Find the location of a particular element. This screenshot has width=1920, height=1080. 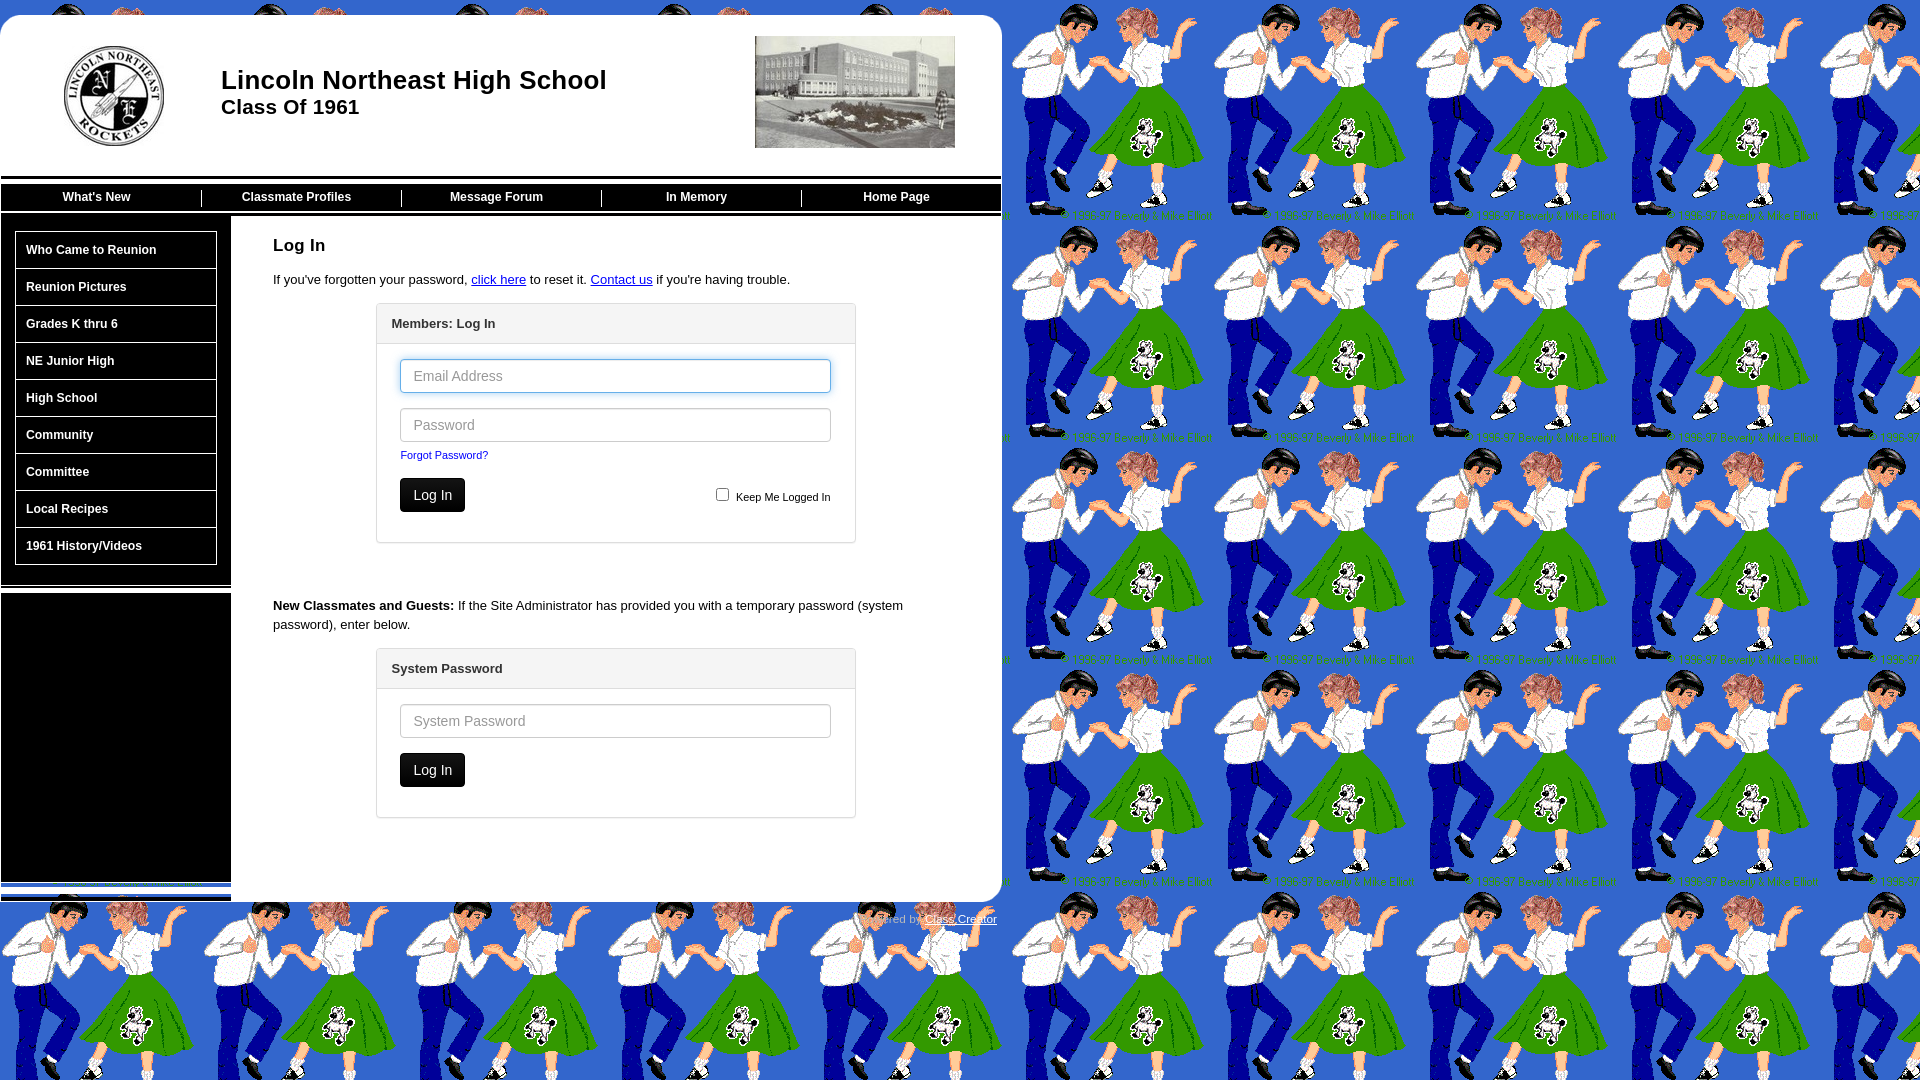

'click here' is located at coordinates (498, 279).